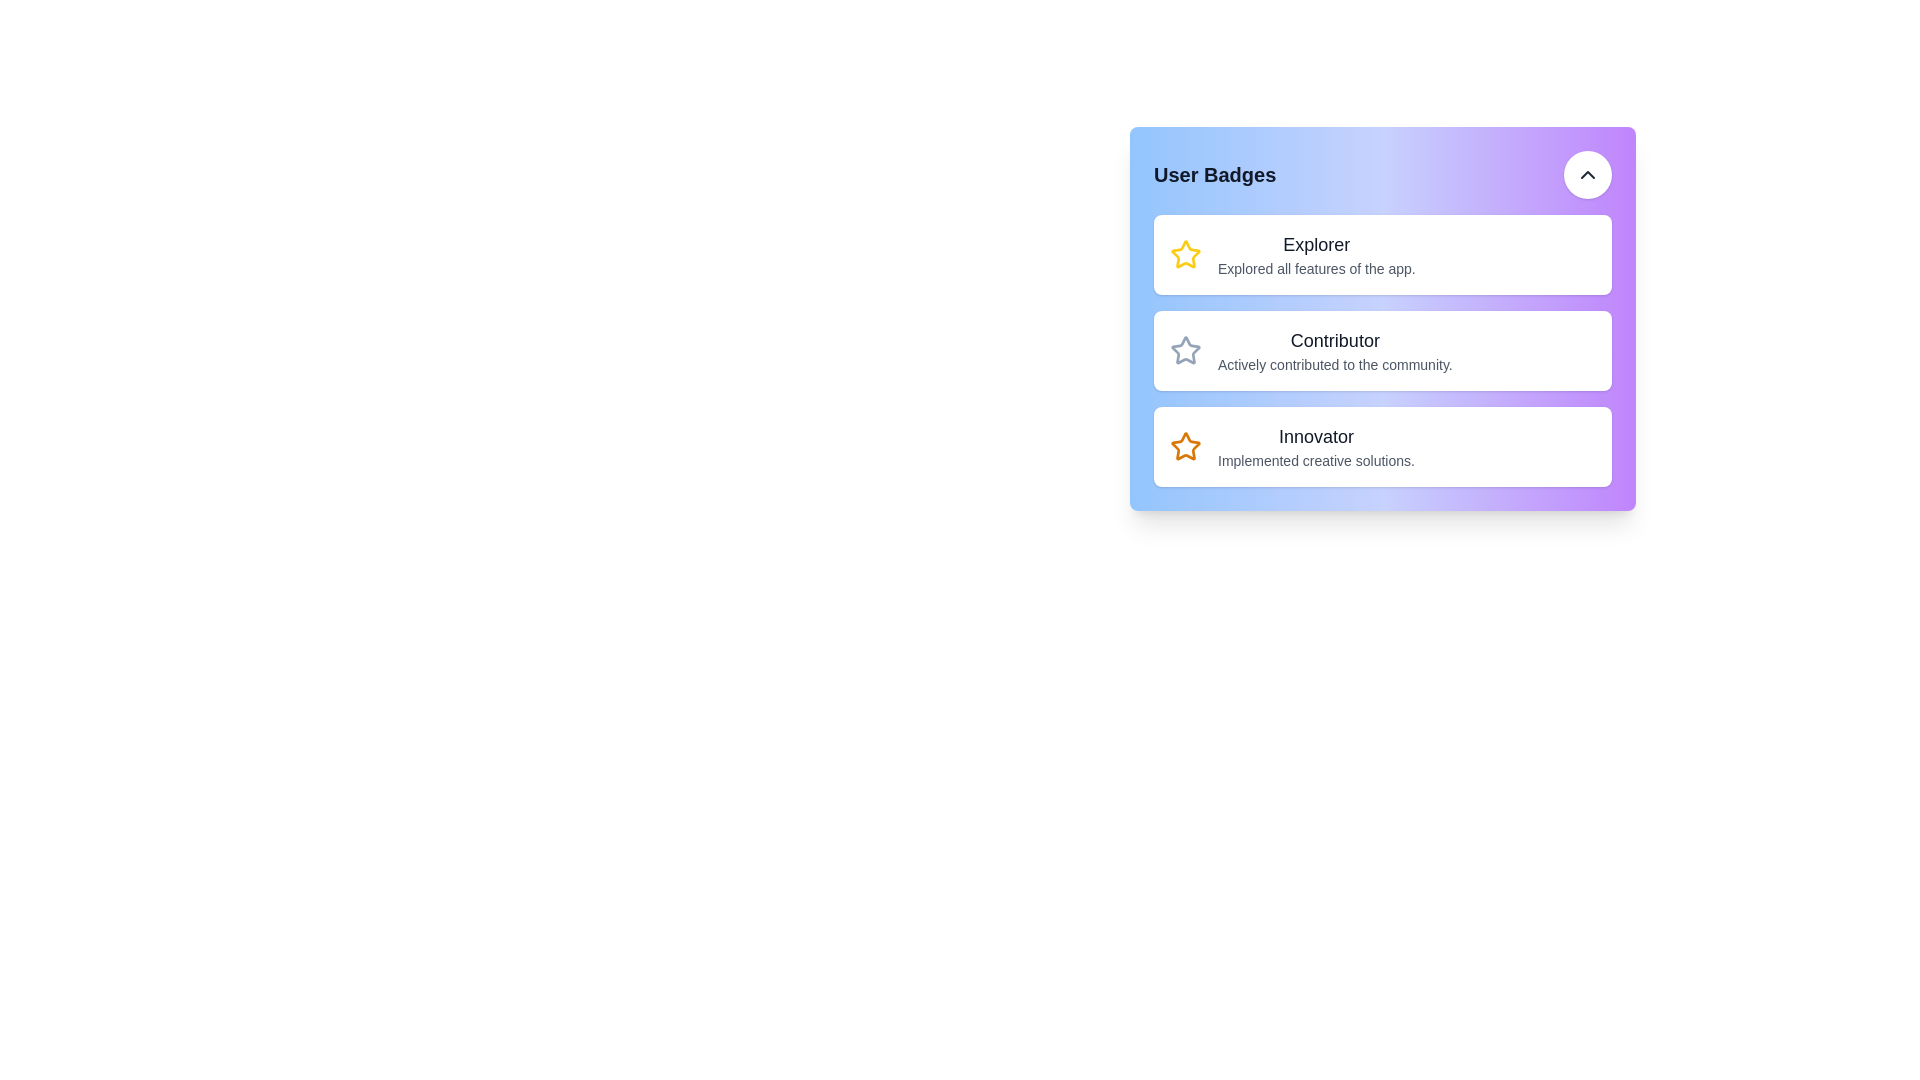 The height and width of the screenshot is (1080, 1920). Describe the element at coordinates (1316, 446) in the screenshot. I see `the informational label for the 'Innovator' badge, which is located in the third row of the User Badges component, positioned below the 'Contributor' badge` at that location.